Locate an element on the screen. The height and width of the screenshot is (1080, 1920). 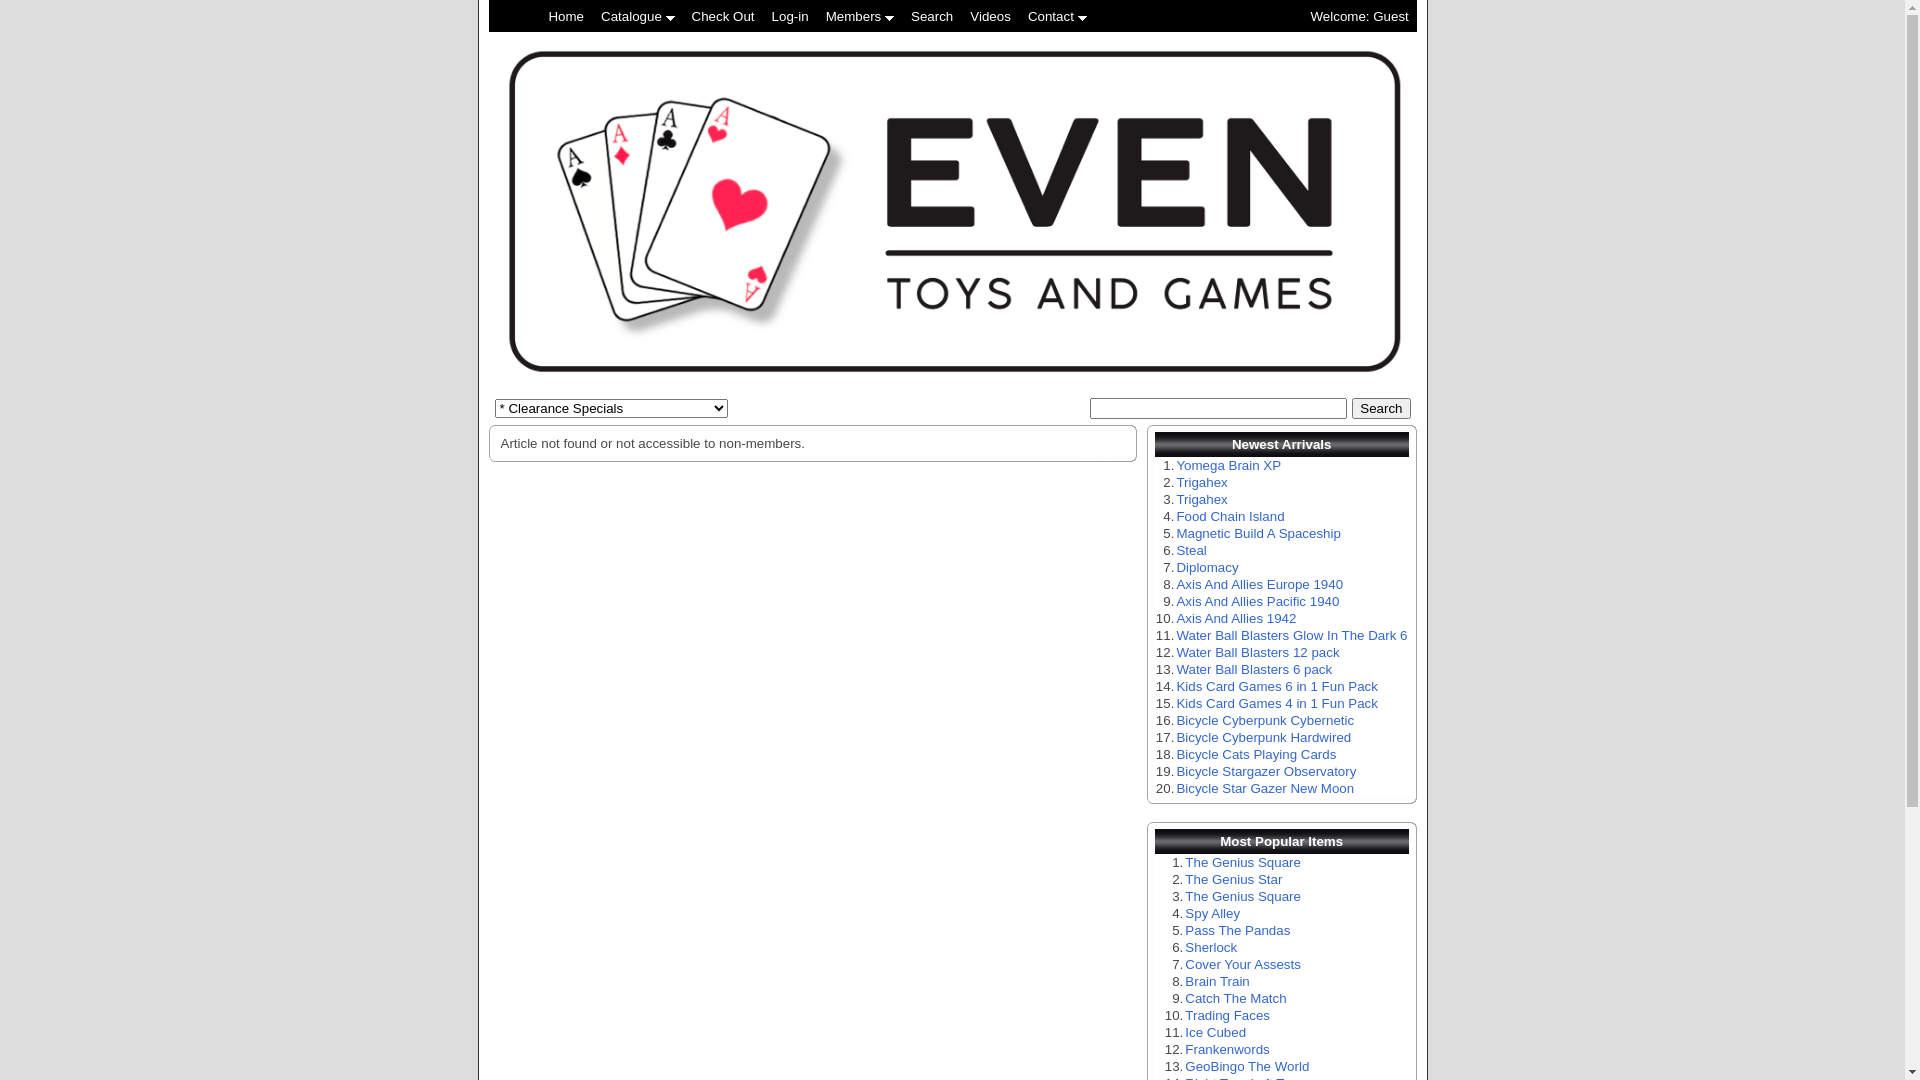
'Magnetic Build A Spaceship' is located at coordinates (1257, 532).